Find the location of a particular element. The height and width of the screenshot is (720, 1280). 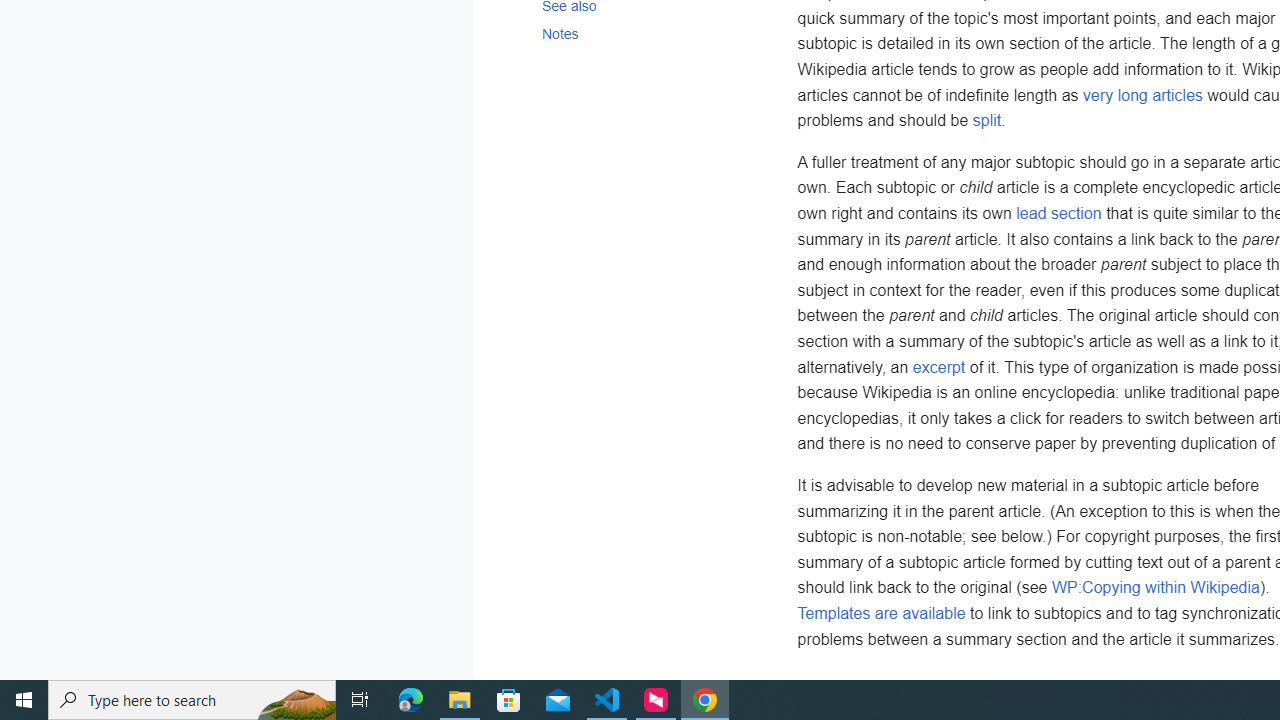

'WP:Copying within Wikipedia' is located at coordinates (1155, 586).